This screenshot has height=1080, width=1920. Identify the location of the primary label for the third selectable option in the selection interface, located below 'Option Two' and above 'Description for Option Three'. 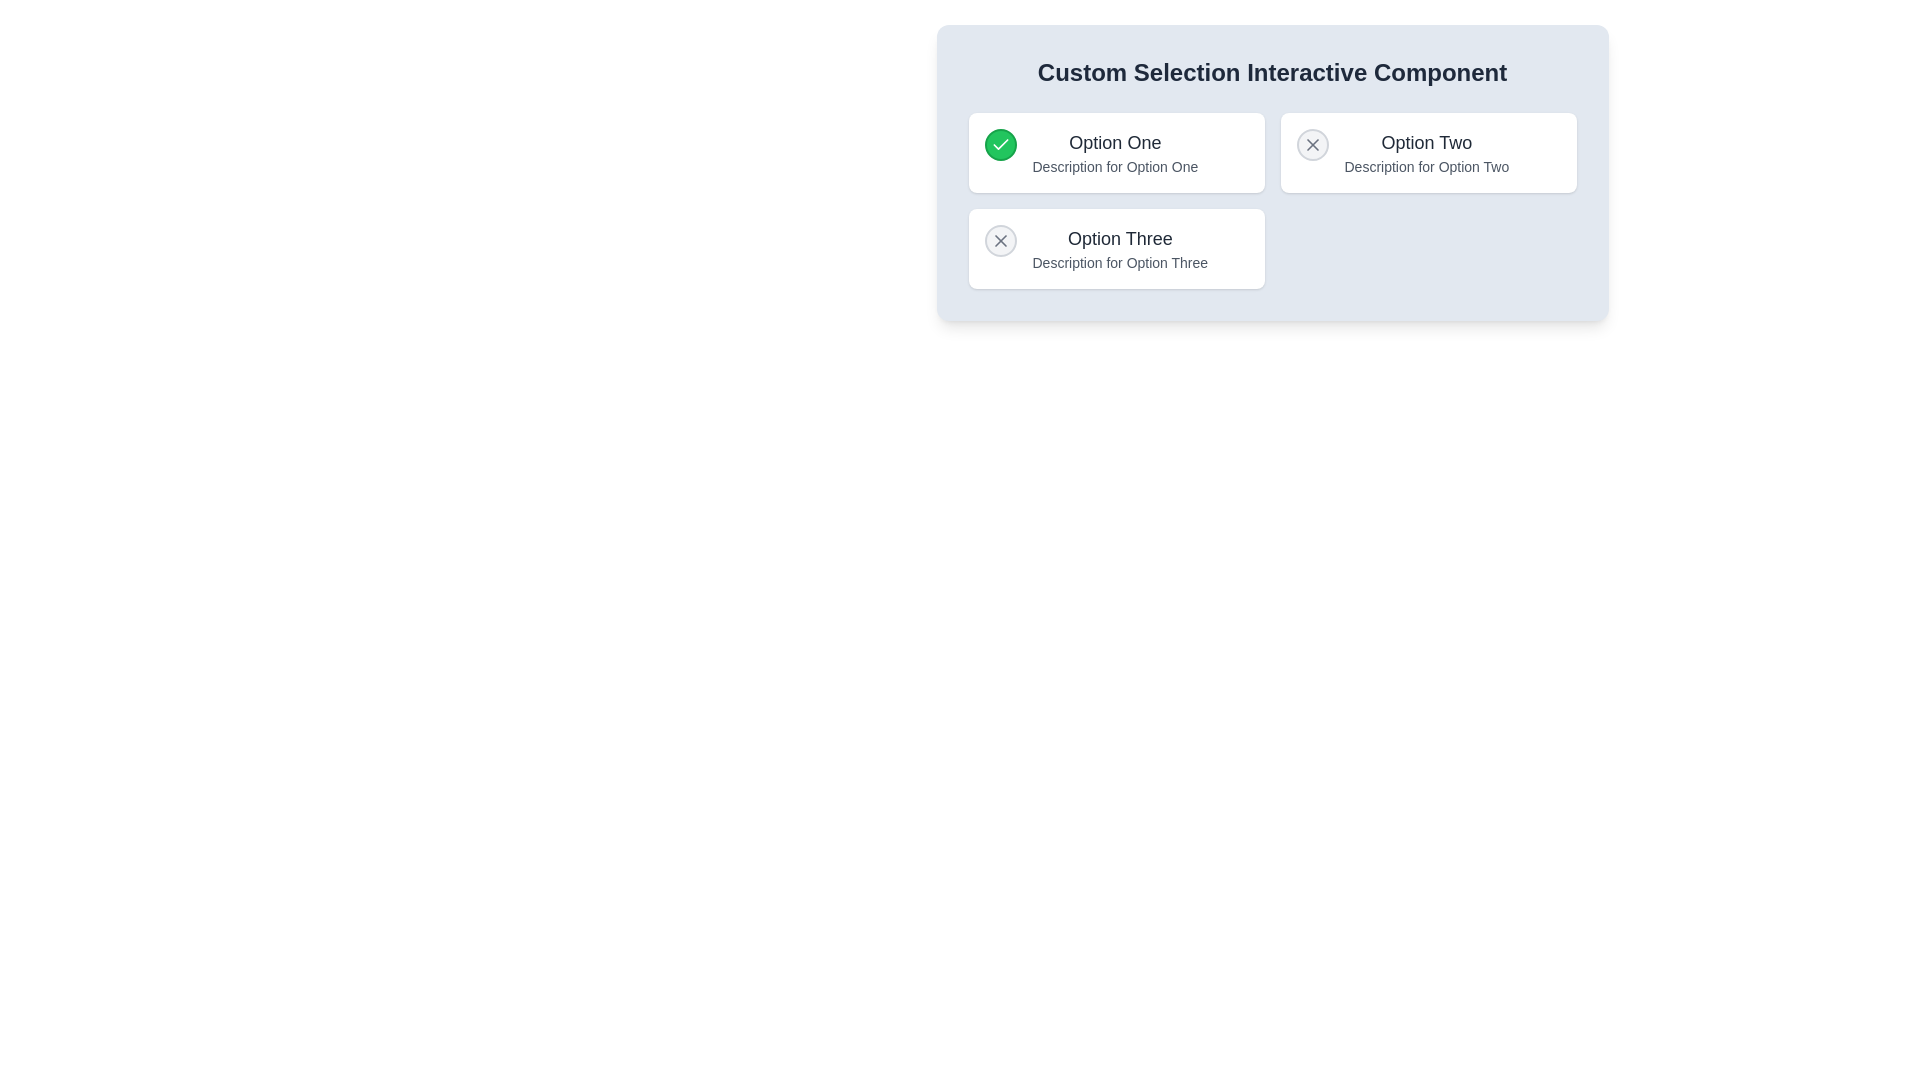
(1120, 238).